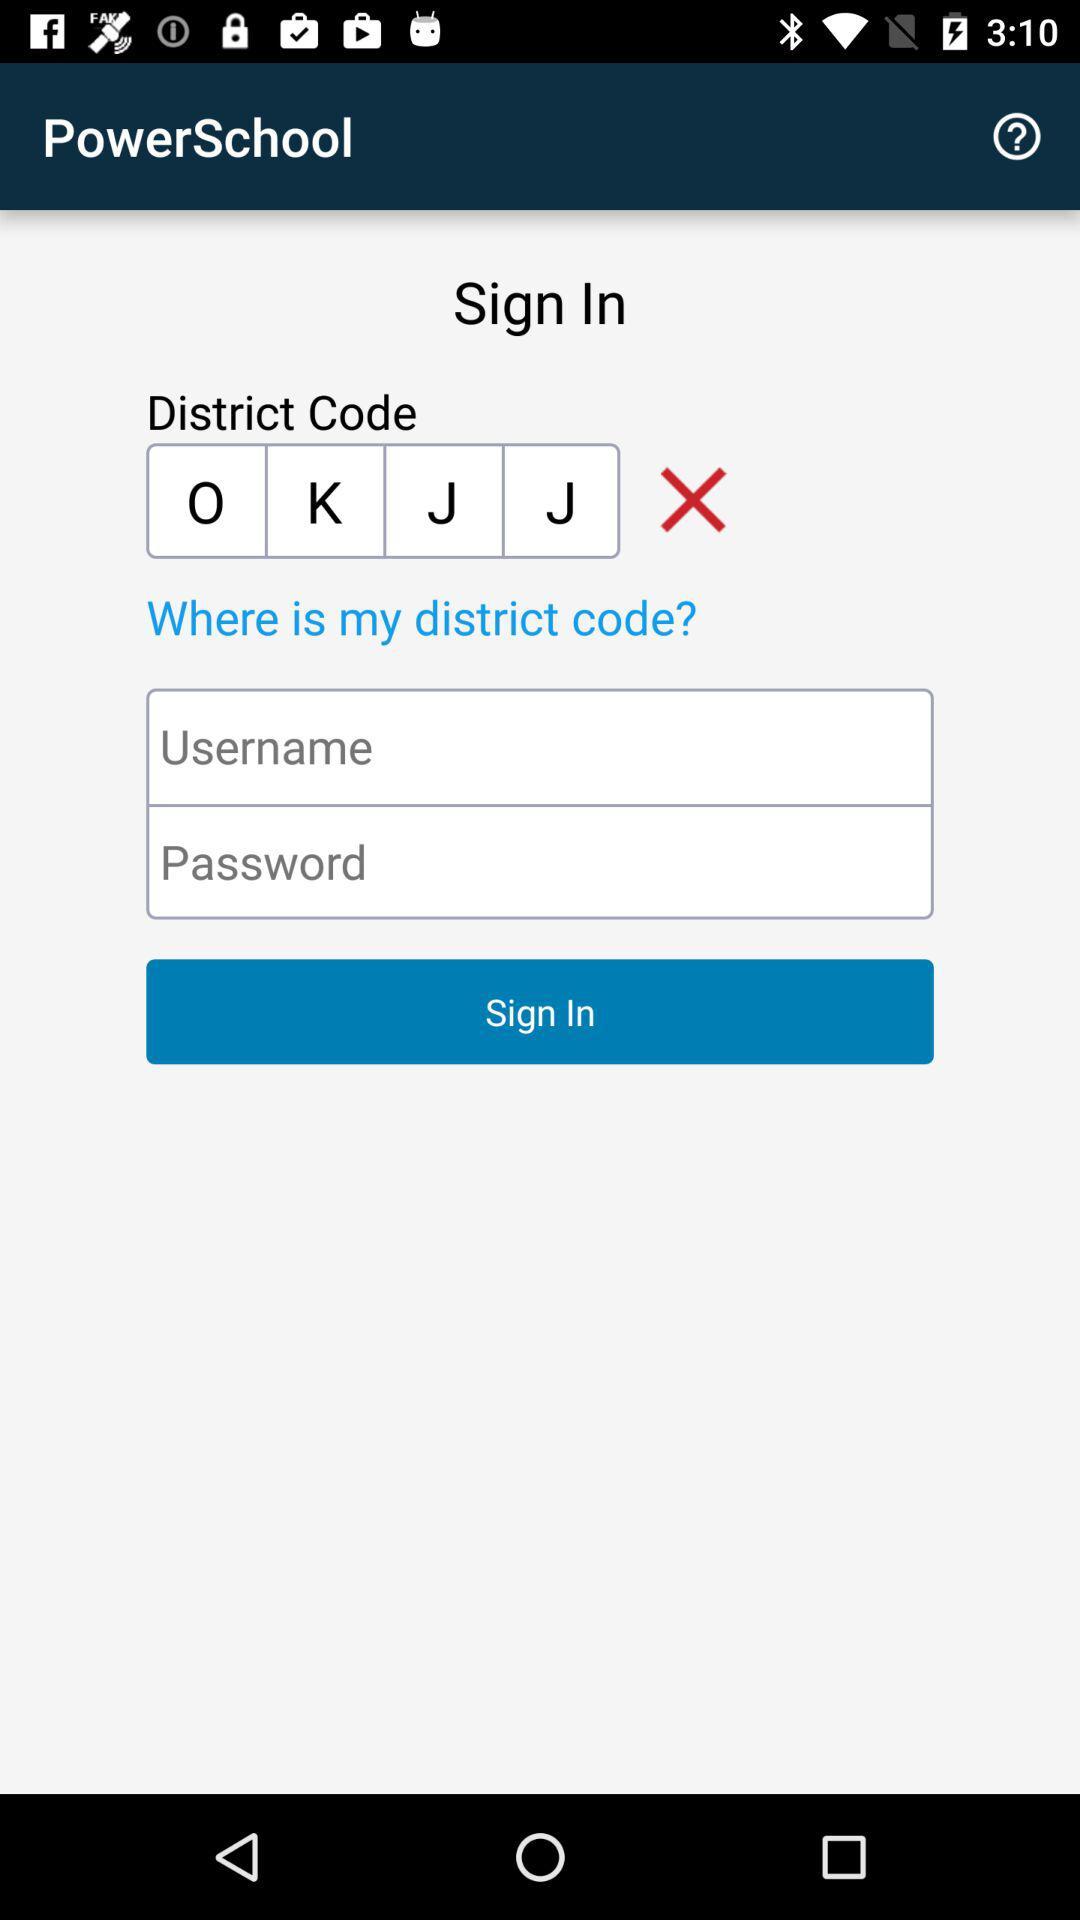 The height and width of the screenshot is (1920, 1080). What do you see at coordinates (323, 500) in the screenshot?
I see `the letter beside o` at bounding box center [323, 500].